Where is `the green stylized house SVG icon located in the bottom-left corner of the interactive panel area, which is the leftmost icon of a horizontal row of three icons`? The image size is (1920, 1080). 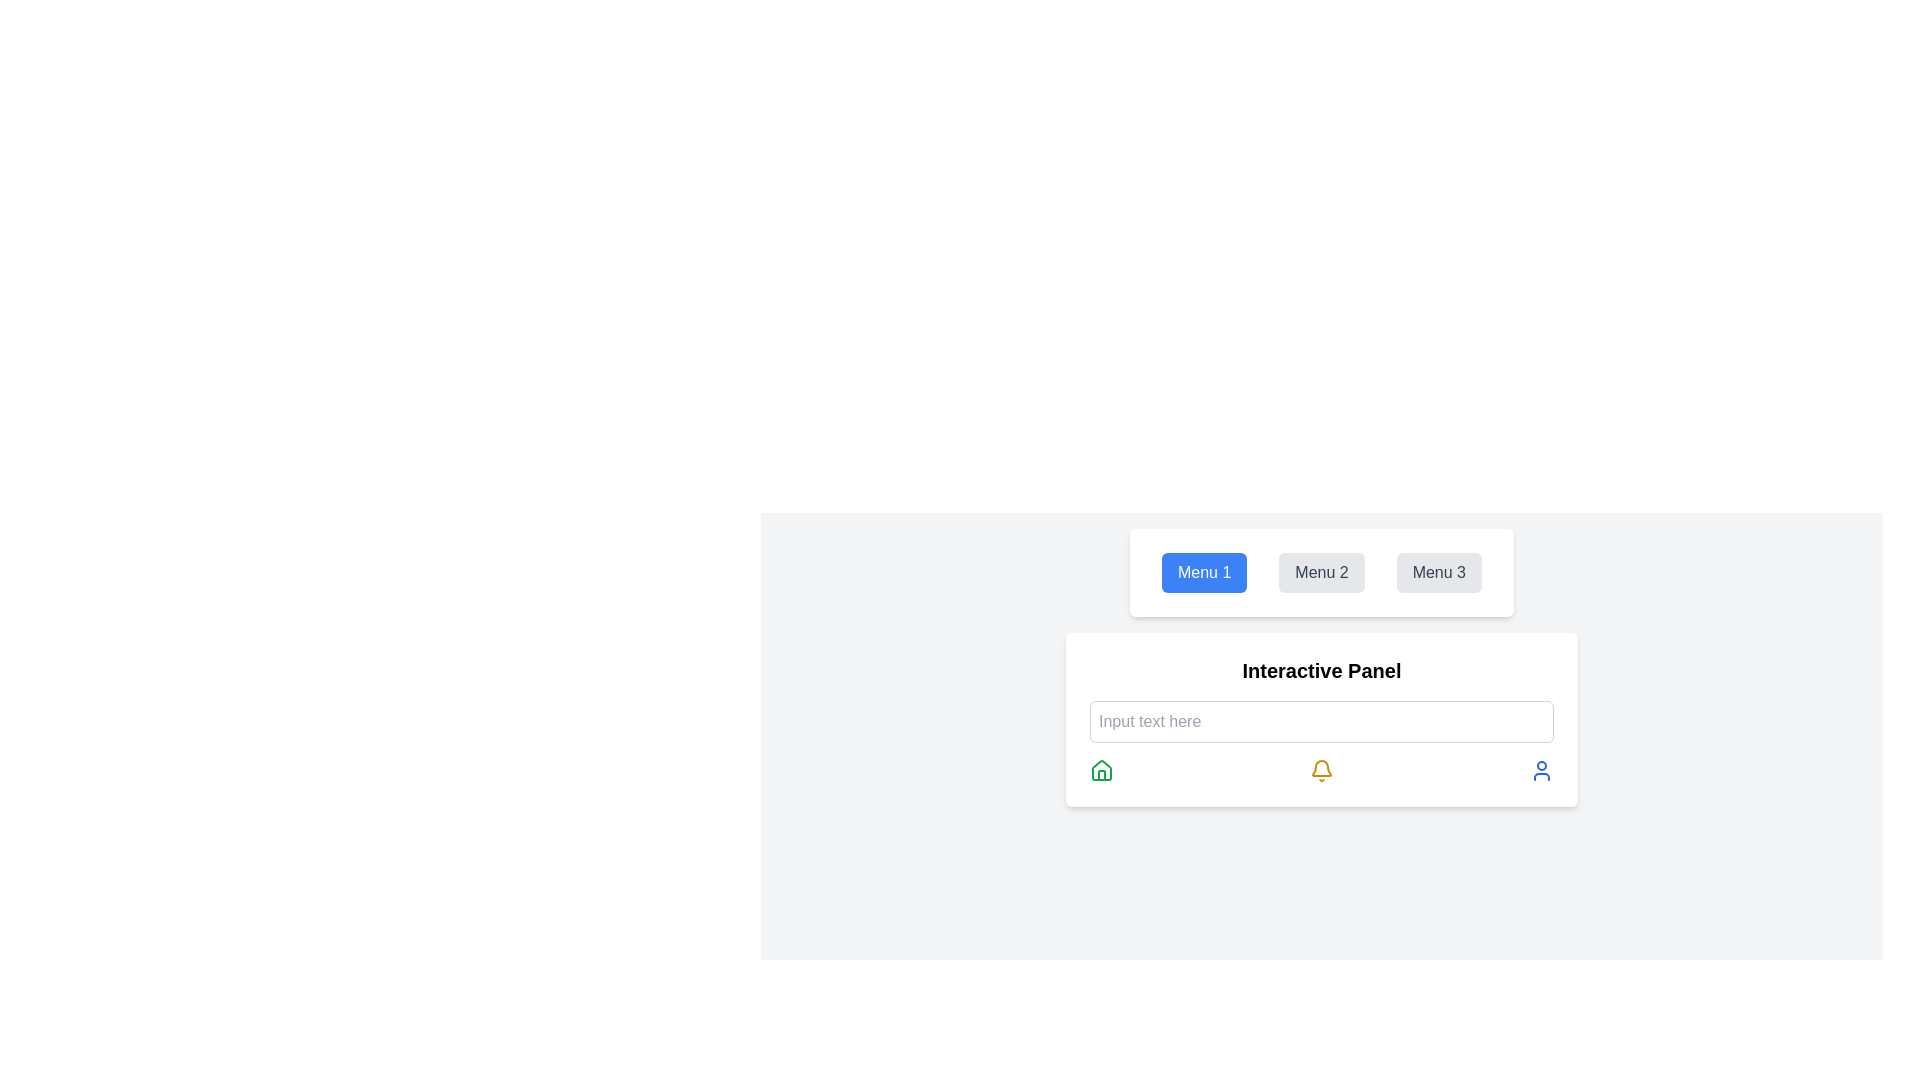 the green stylized house SVG icon located in the bottom-left corner of the interactive panel area, which is the leftmost icon of a horizontal row of three icons is located at coordinates (1101, 770).